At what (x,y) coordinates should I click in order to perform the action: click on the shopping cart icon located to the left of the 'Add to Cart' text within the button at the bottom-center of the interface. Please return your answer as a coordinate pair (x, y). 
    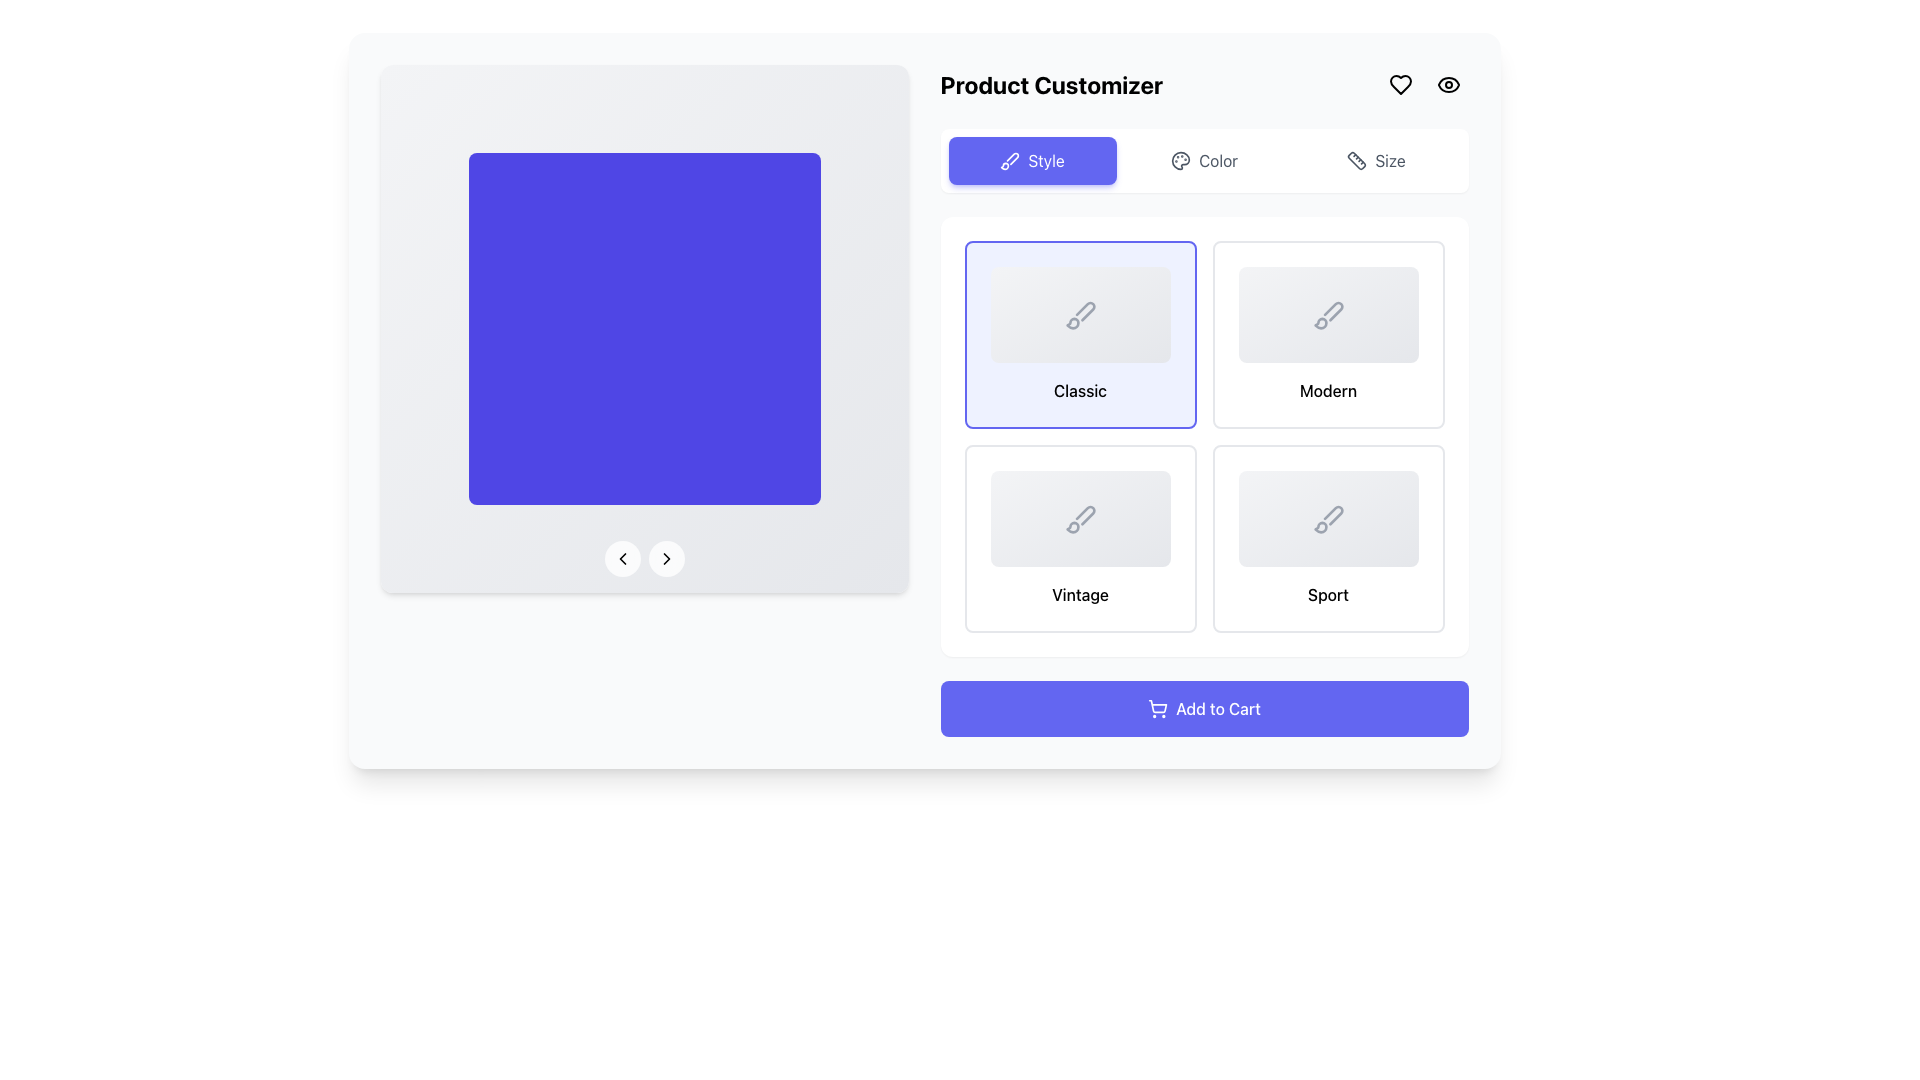
    Looking at the image, I should click on (1158, 708).